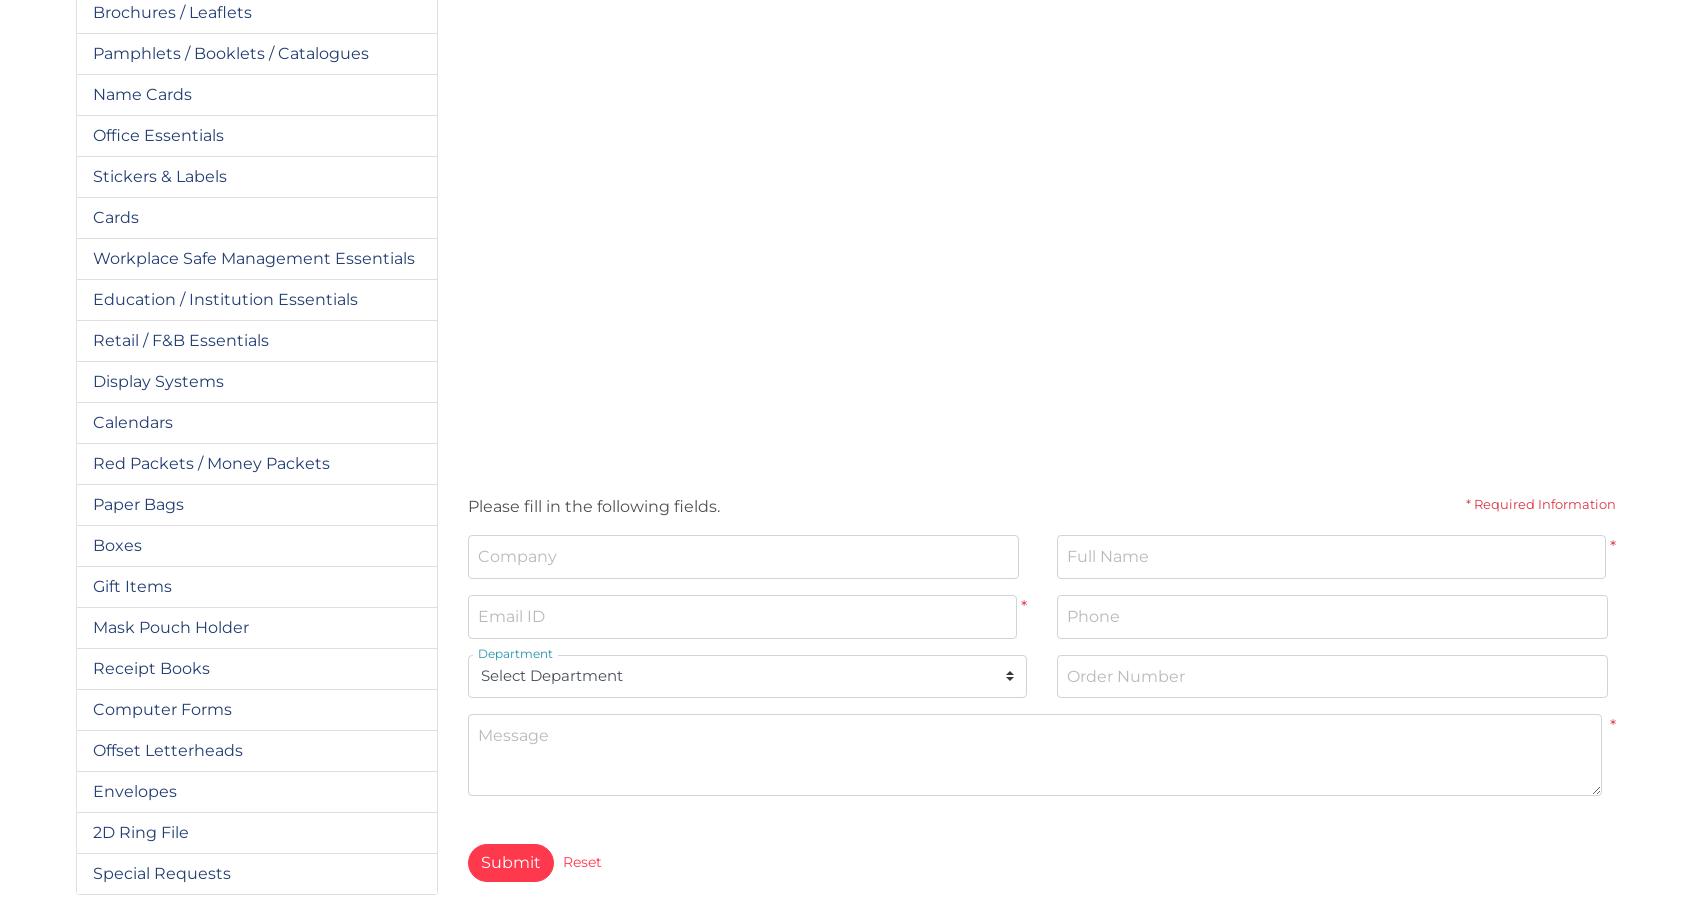  What do you see at coordinates (137, 502) in the screenshot?
I see `'Paper Bags'` at bounding box center [137, 502].